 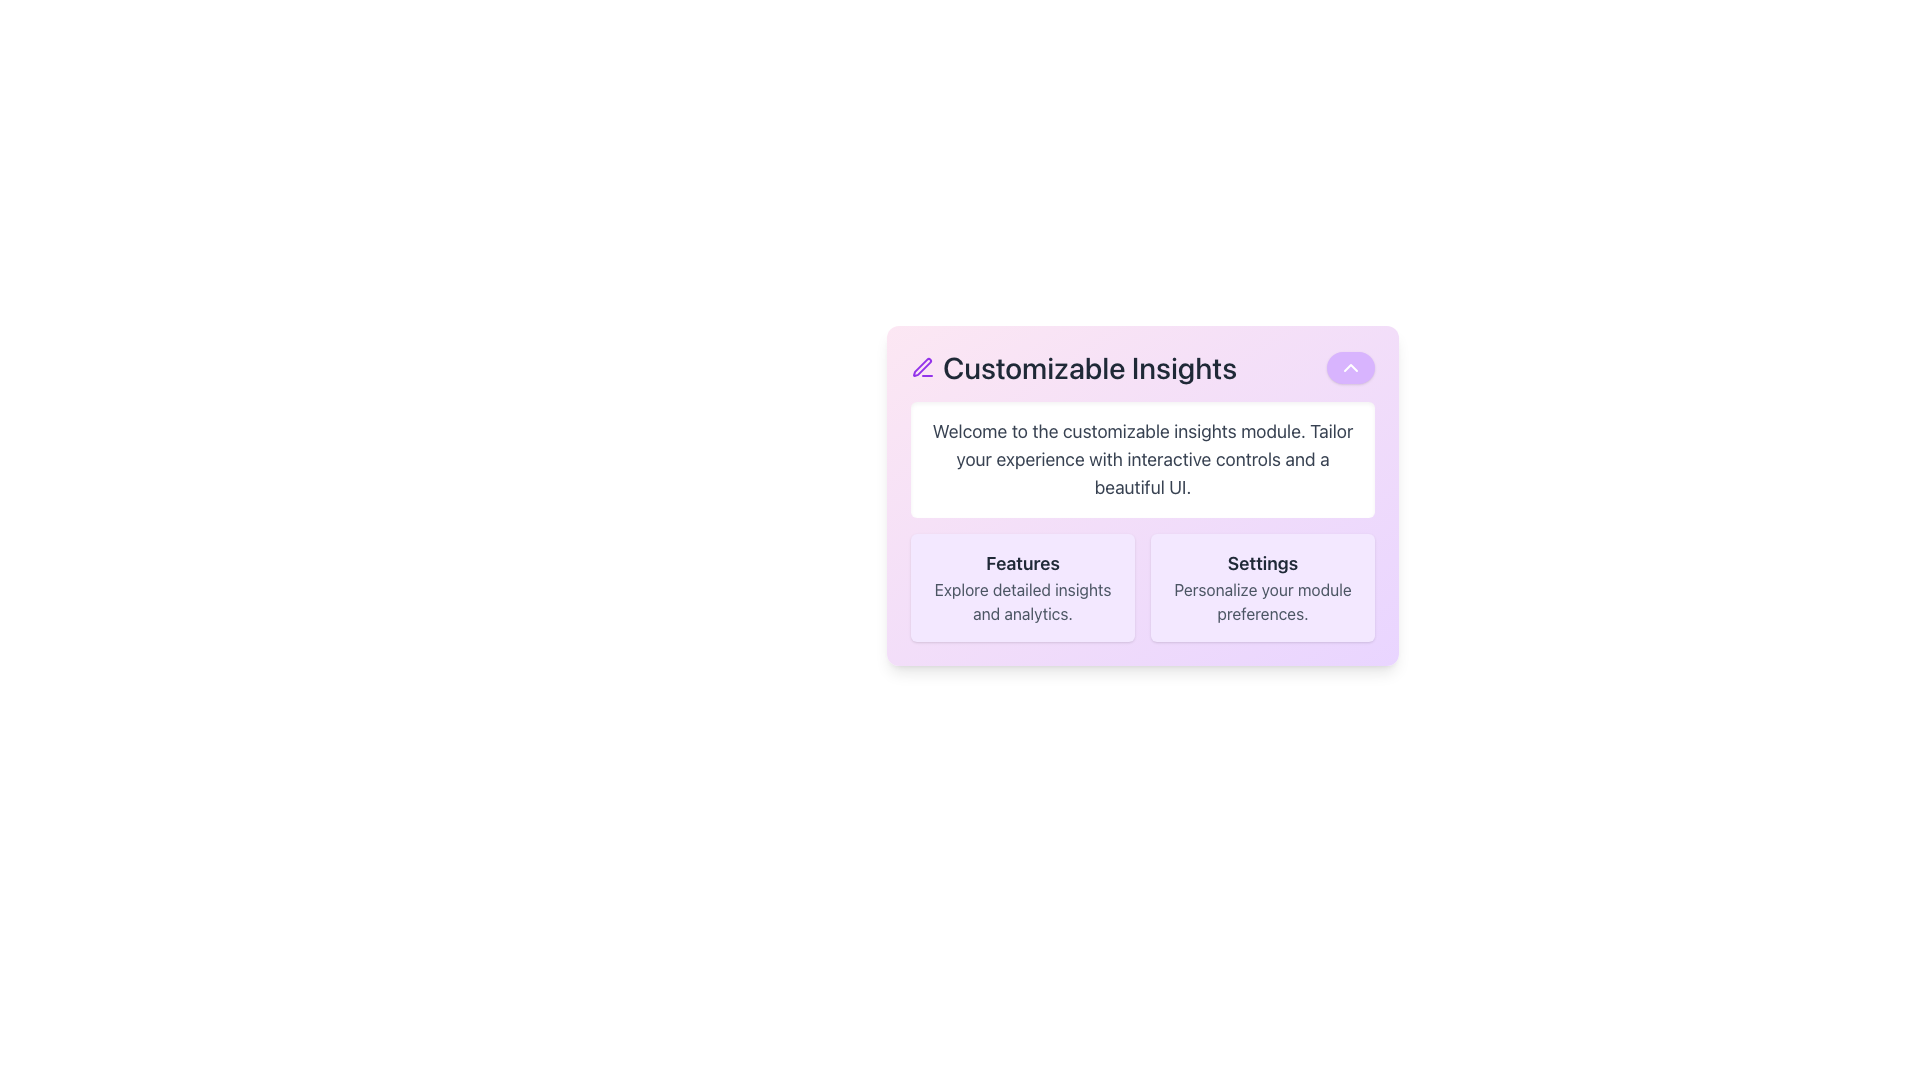 What do you see at coordinates (1022, 586) in the screenshot?
I see `the Informational card with a light purple background and the title 'Features' in bold black font, located in the lower left corner of the grid layout` at bounding box center [1022, 586].